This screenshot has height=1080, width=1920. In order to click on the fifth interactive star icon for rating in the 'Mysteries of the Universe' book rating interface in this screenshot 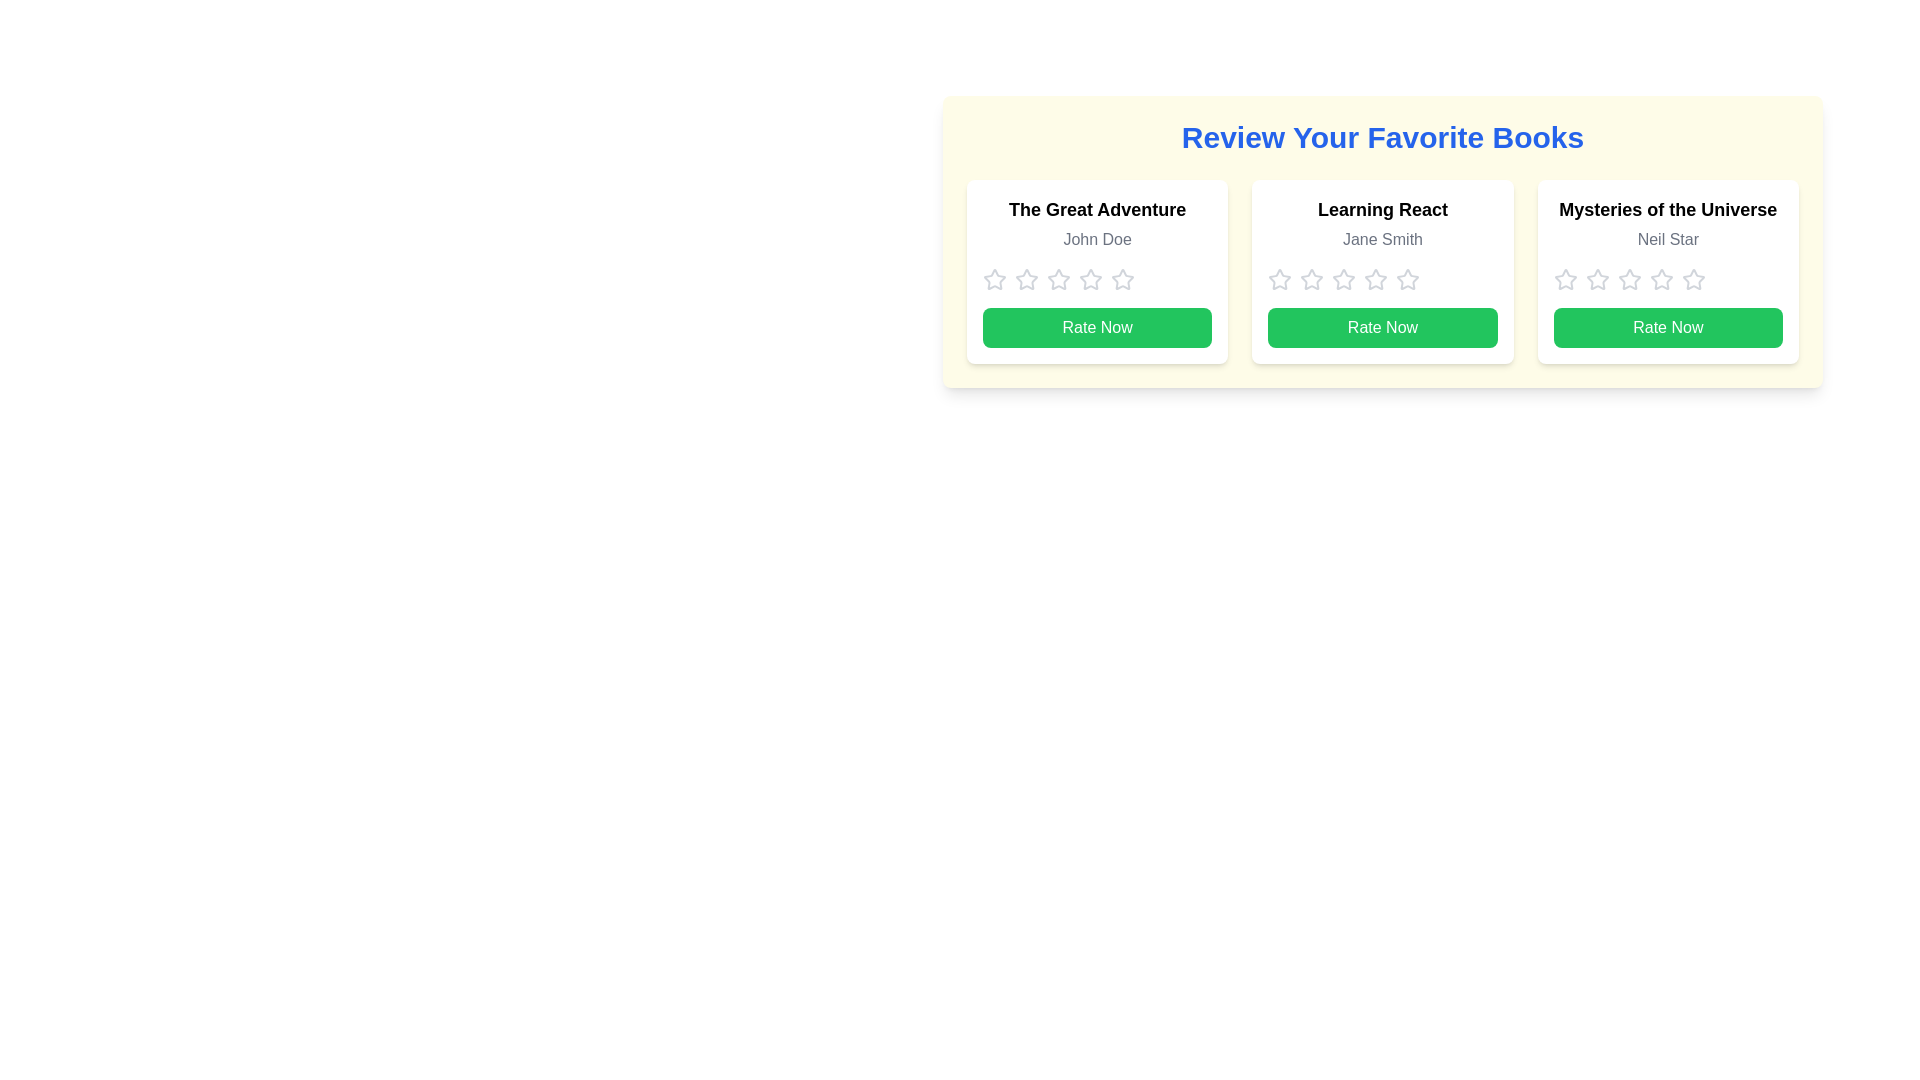, I will do `click(1661, 280)`.